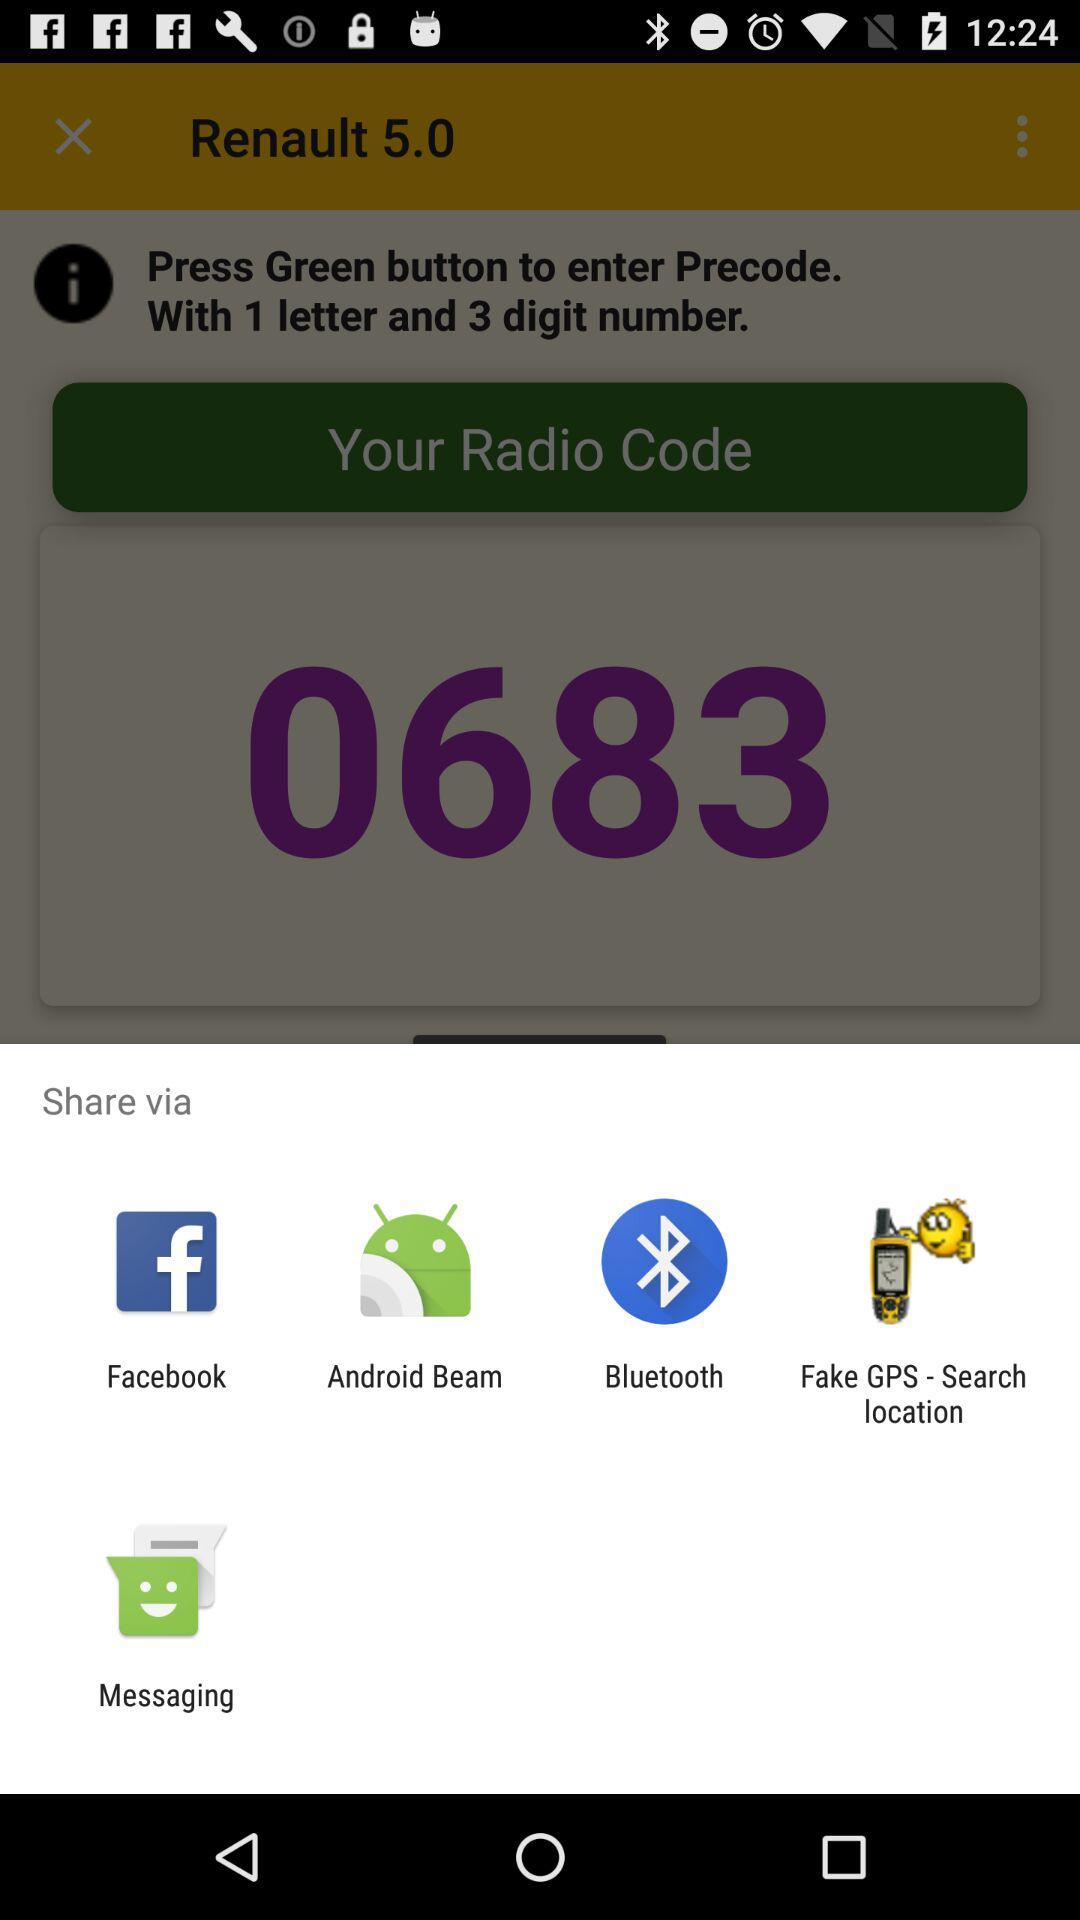 The height and width of the screenshot is (1920, 1080). Describe the element at coordinates (165, 1392) in the screenshot. I see `the facebook icon` at that location.